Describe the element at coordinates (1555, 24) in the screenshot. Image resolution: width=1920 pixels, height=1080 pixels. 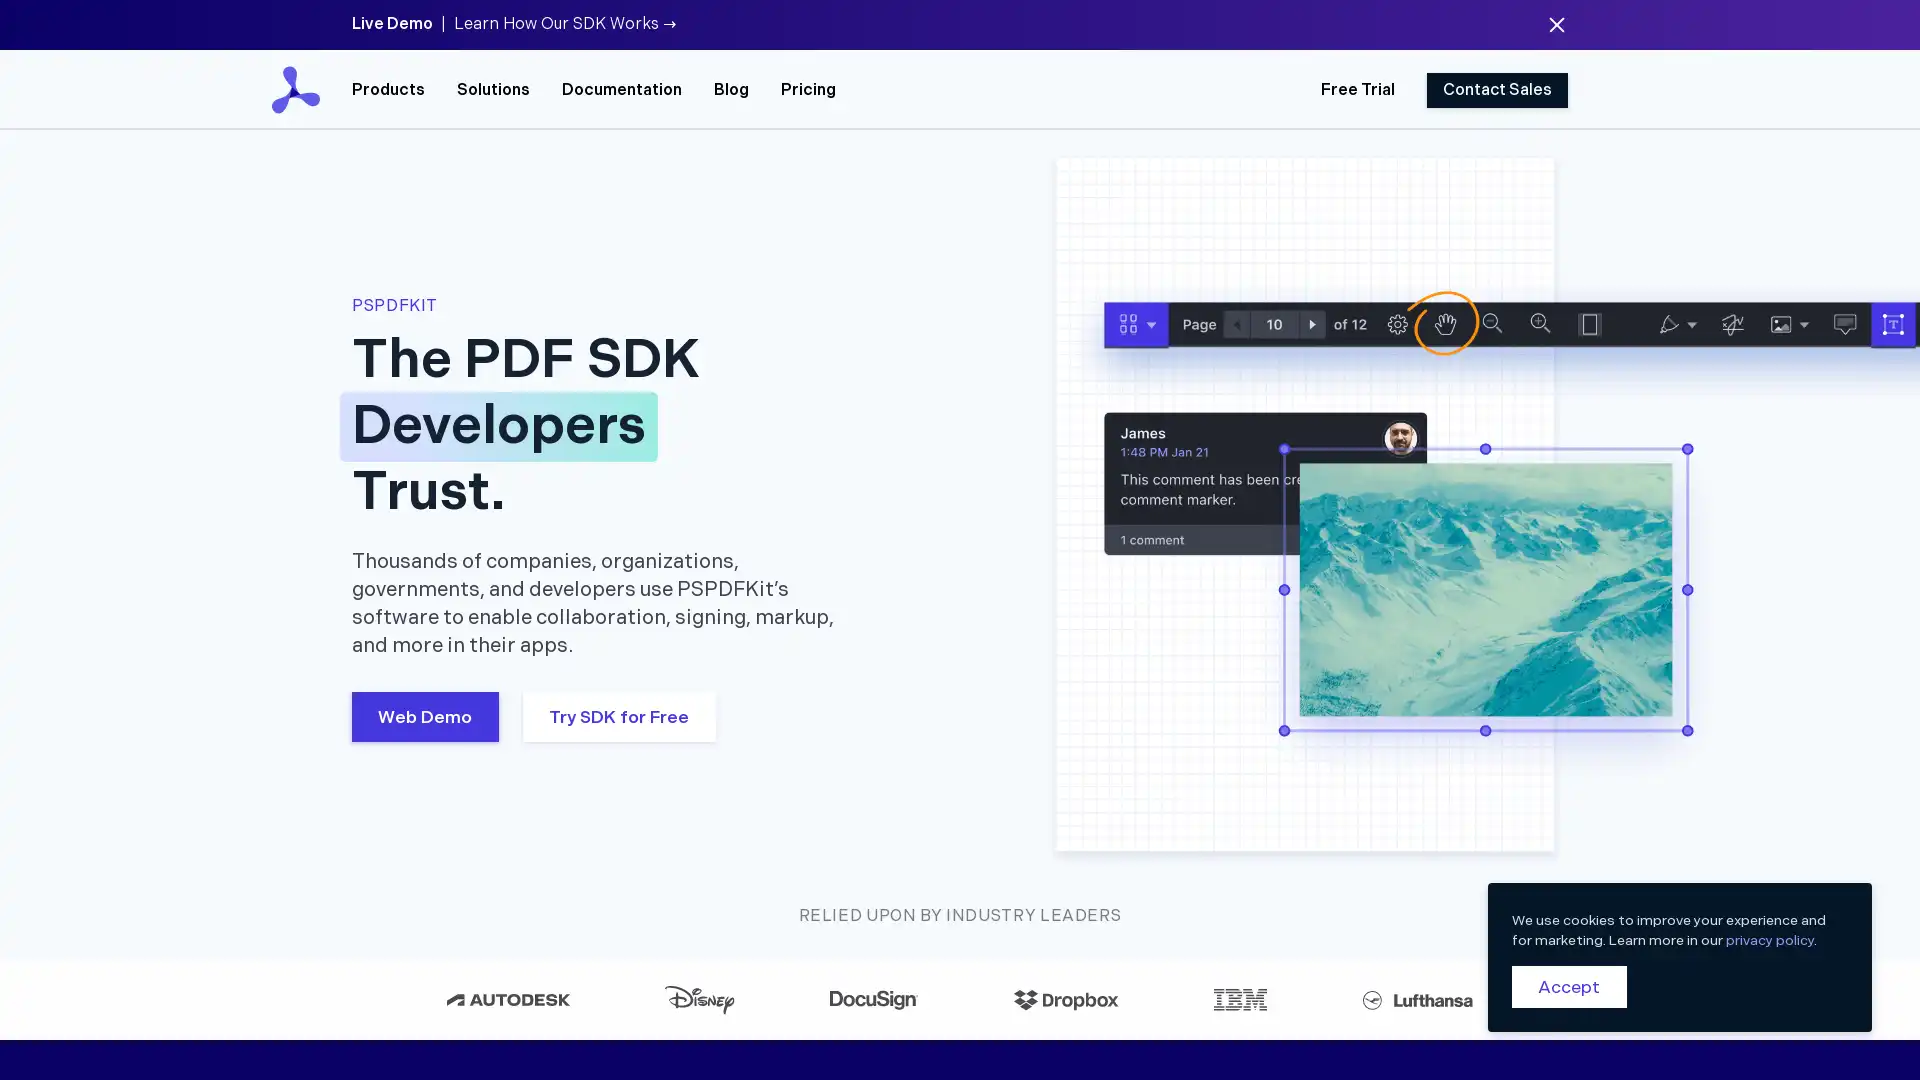
I see `Dismiss` at that location.